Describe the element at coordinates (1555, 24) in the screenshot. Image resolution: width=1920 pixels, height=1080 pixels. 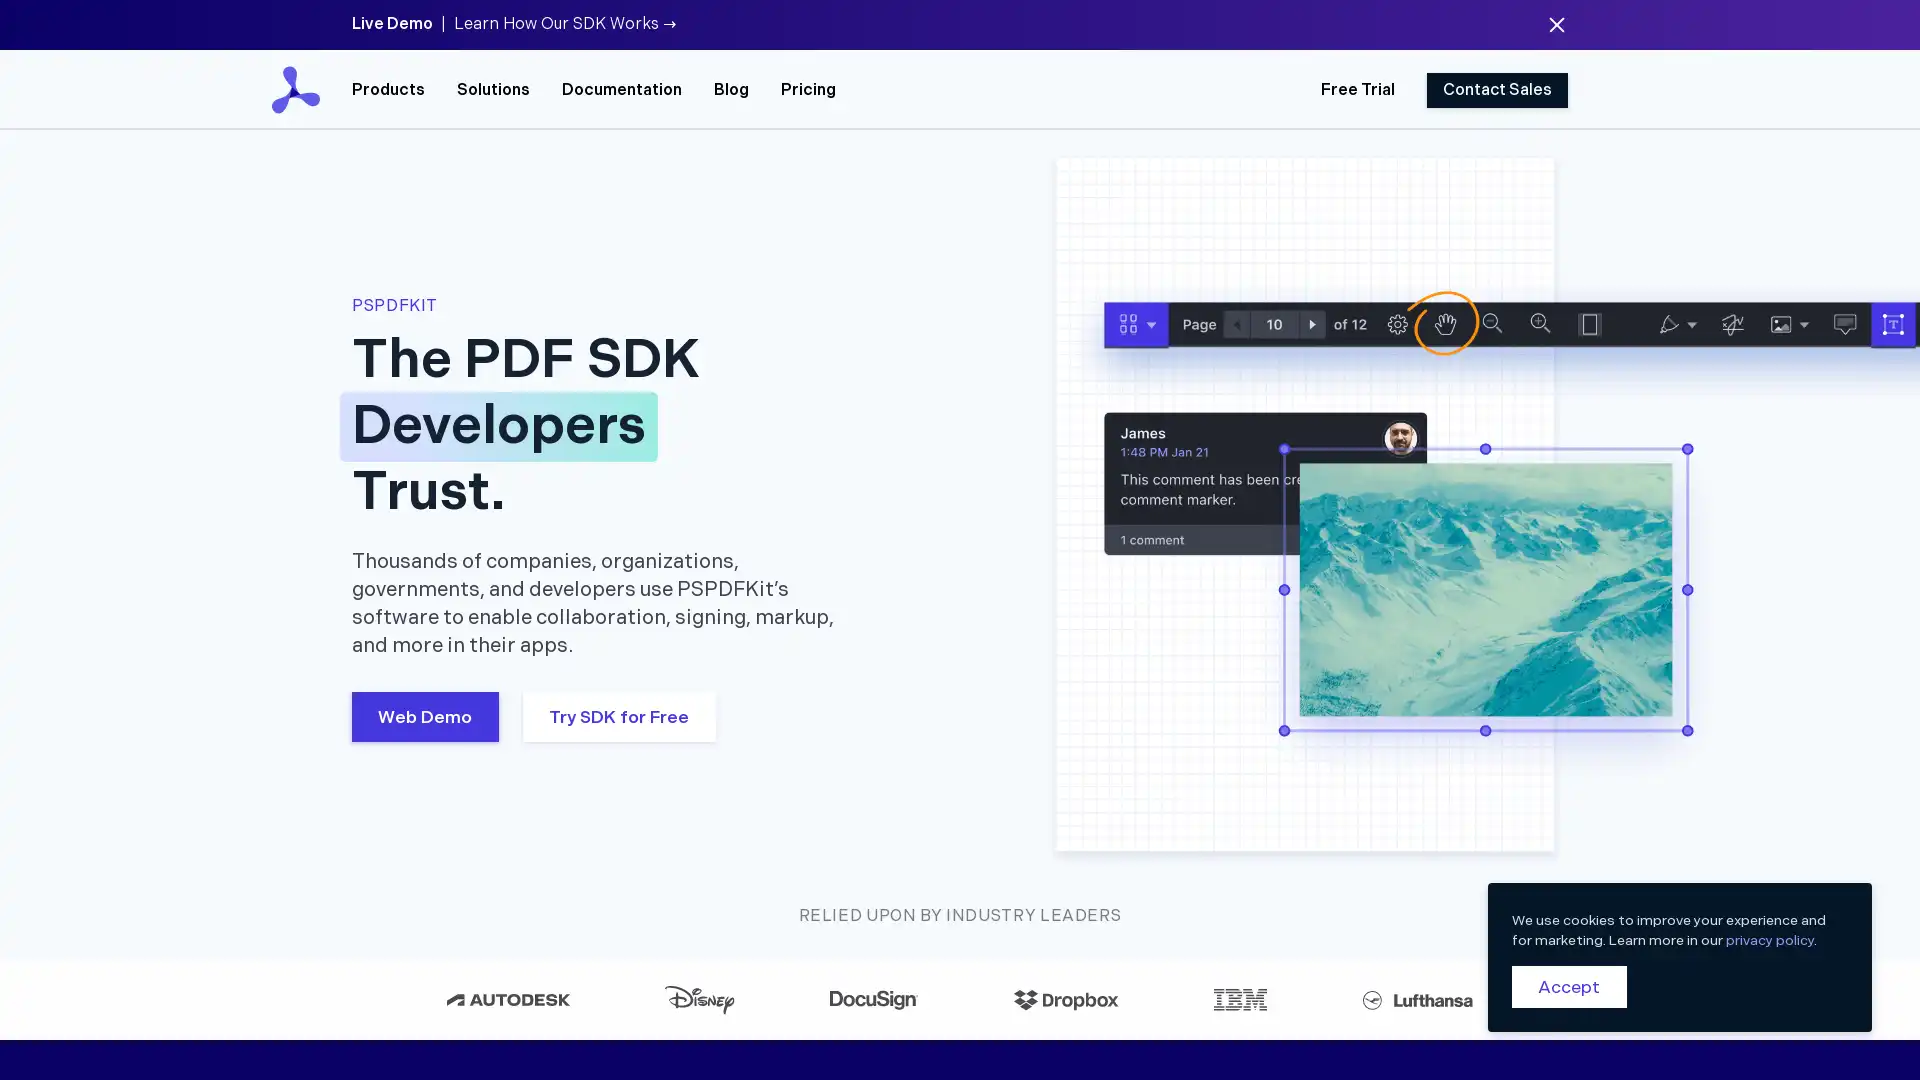
I see `Dismiss` at that location.